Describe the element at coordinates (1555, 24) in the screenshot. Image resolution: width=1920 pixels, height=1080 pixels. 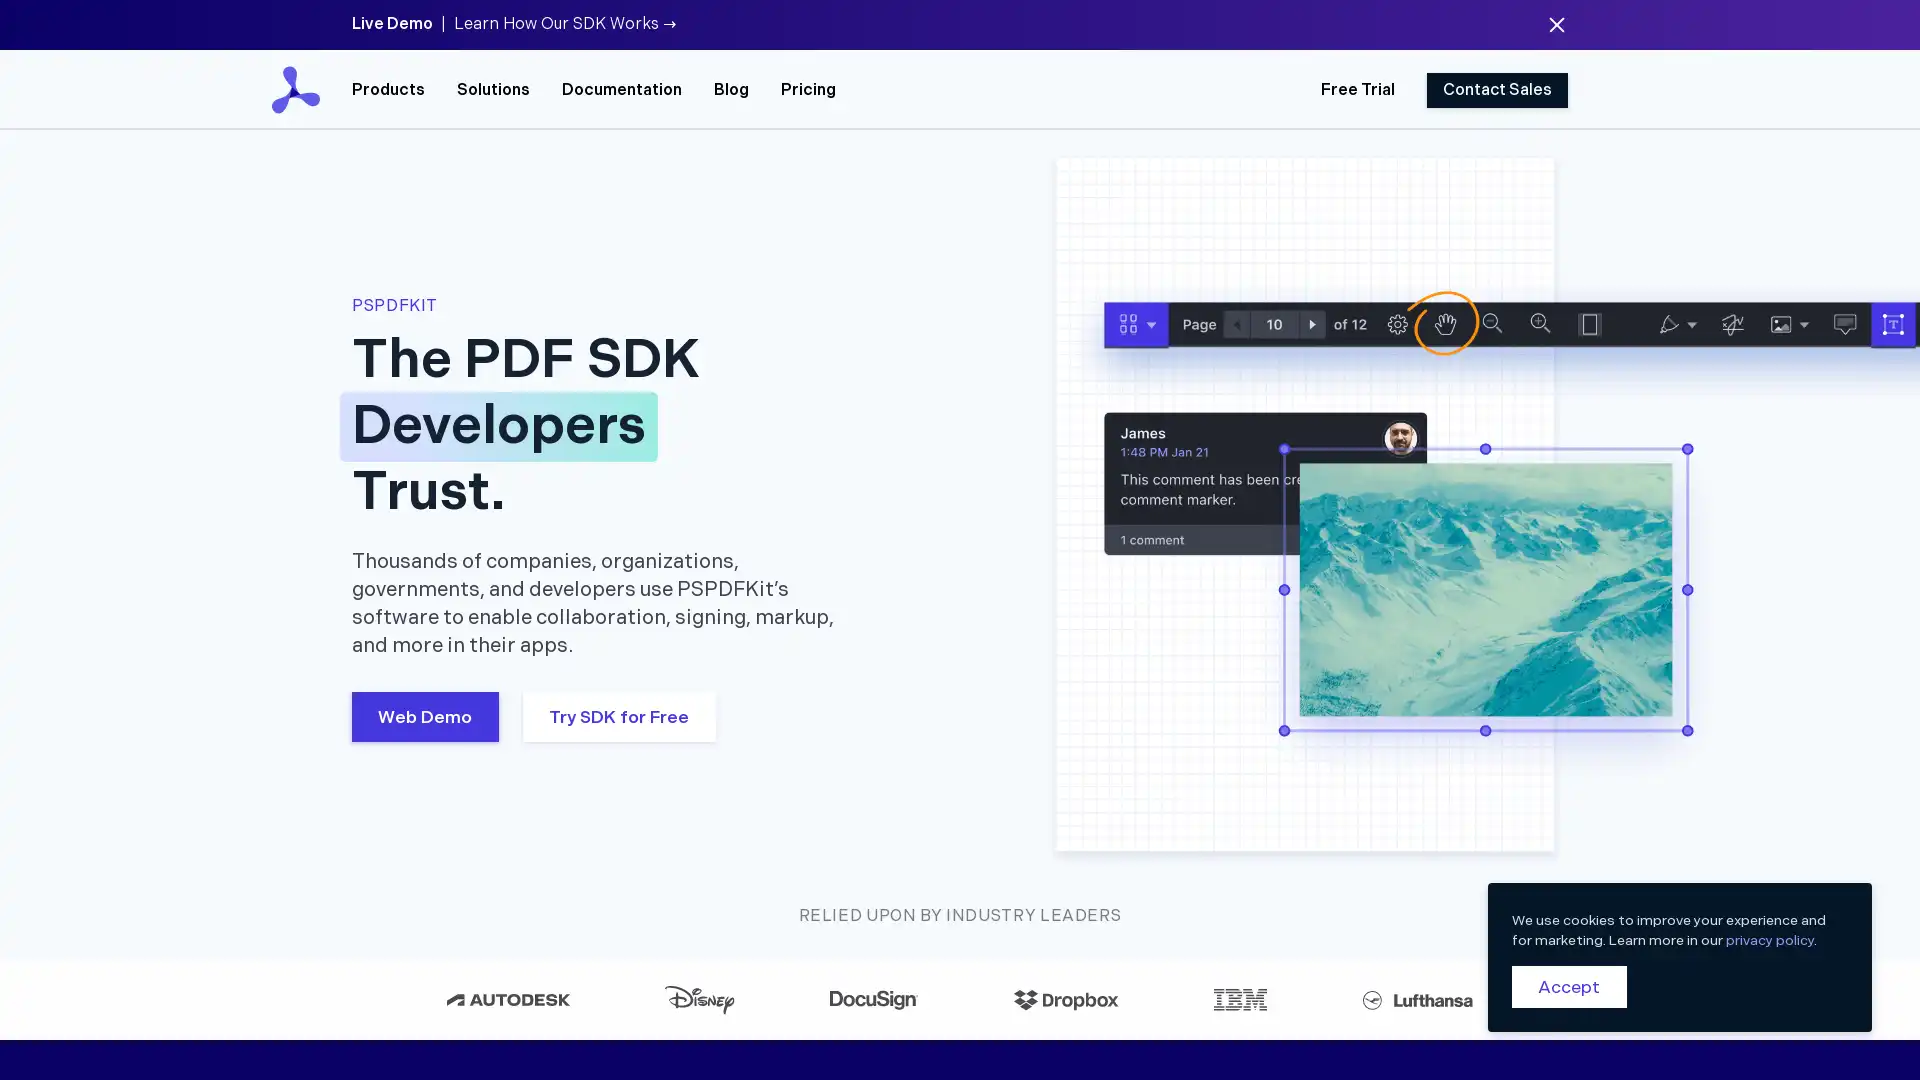
I see `Dismiss` at that location.